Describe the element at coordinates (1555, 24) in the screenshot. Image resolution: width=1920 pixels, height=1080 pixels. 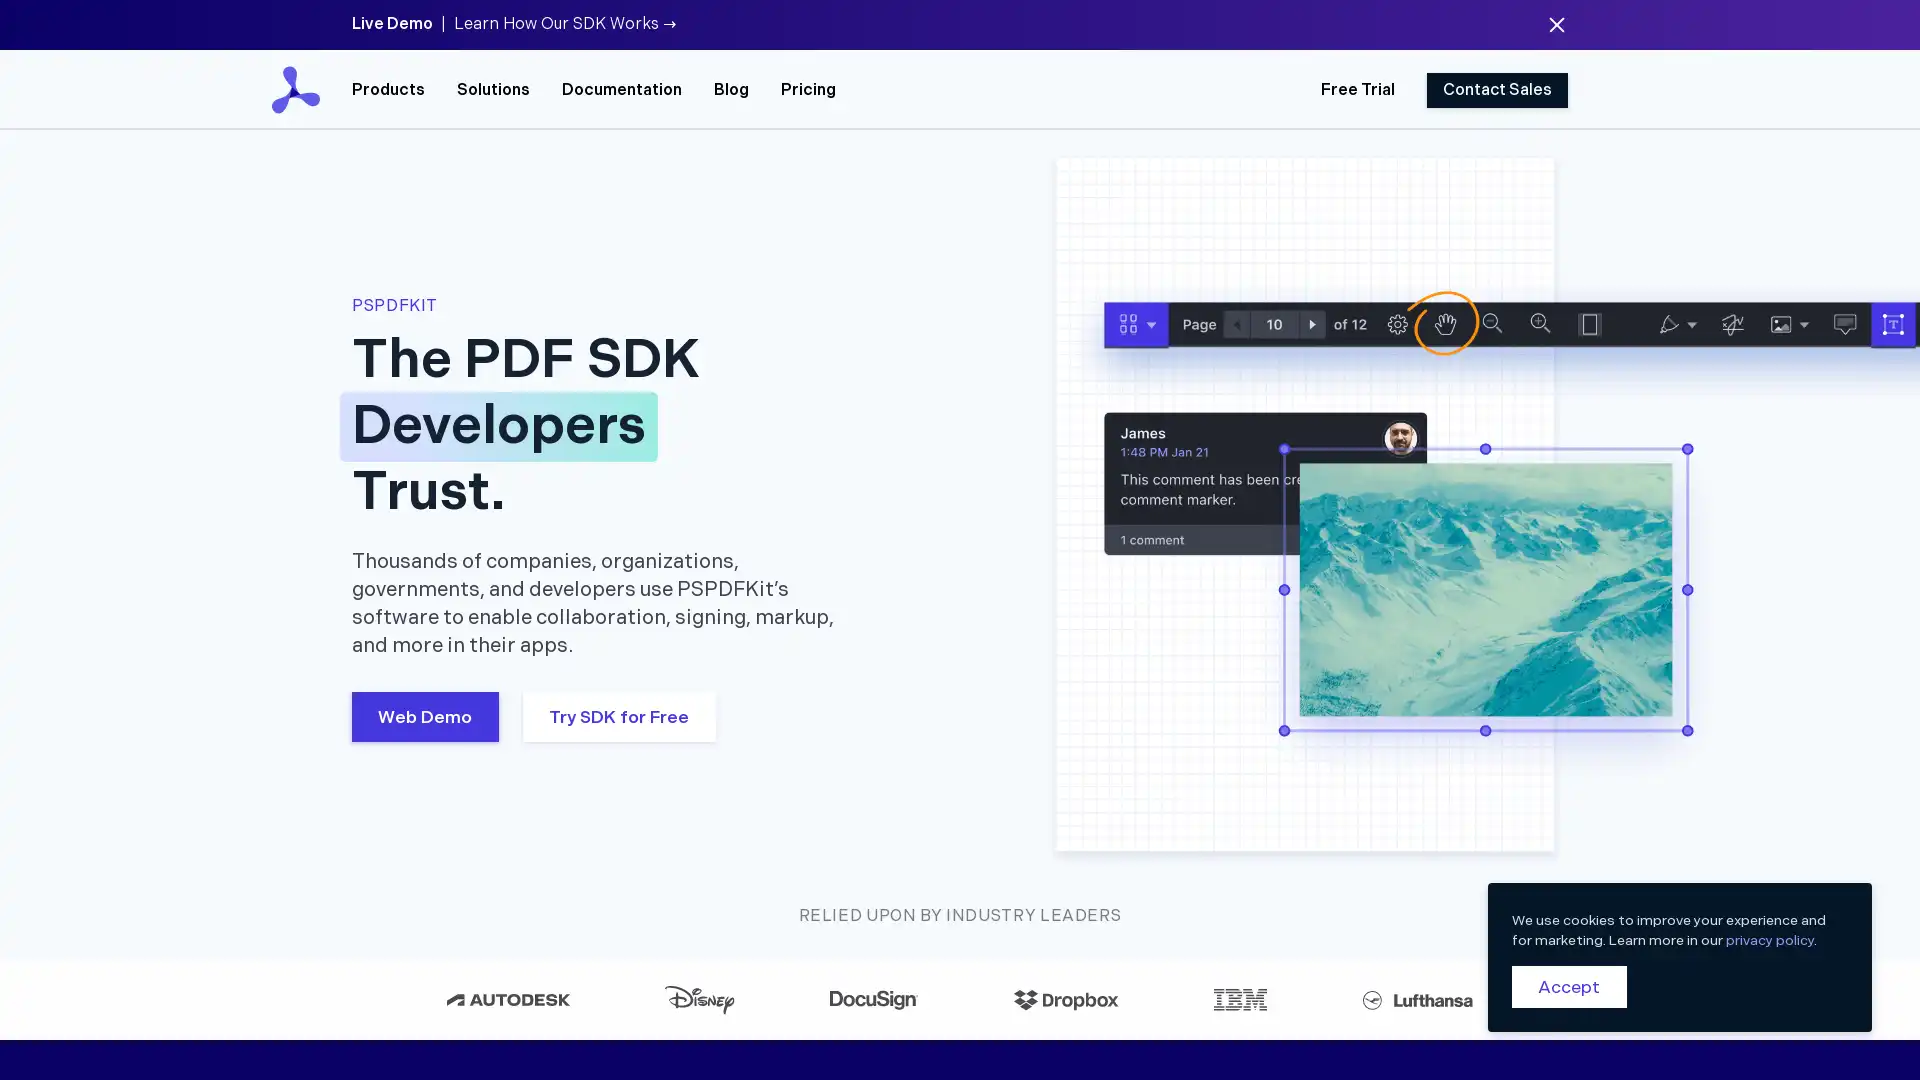
I see `Dismiss` at that location.